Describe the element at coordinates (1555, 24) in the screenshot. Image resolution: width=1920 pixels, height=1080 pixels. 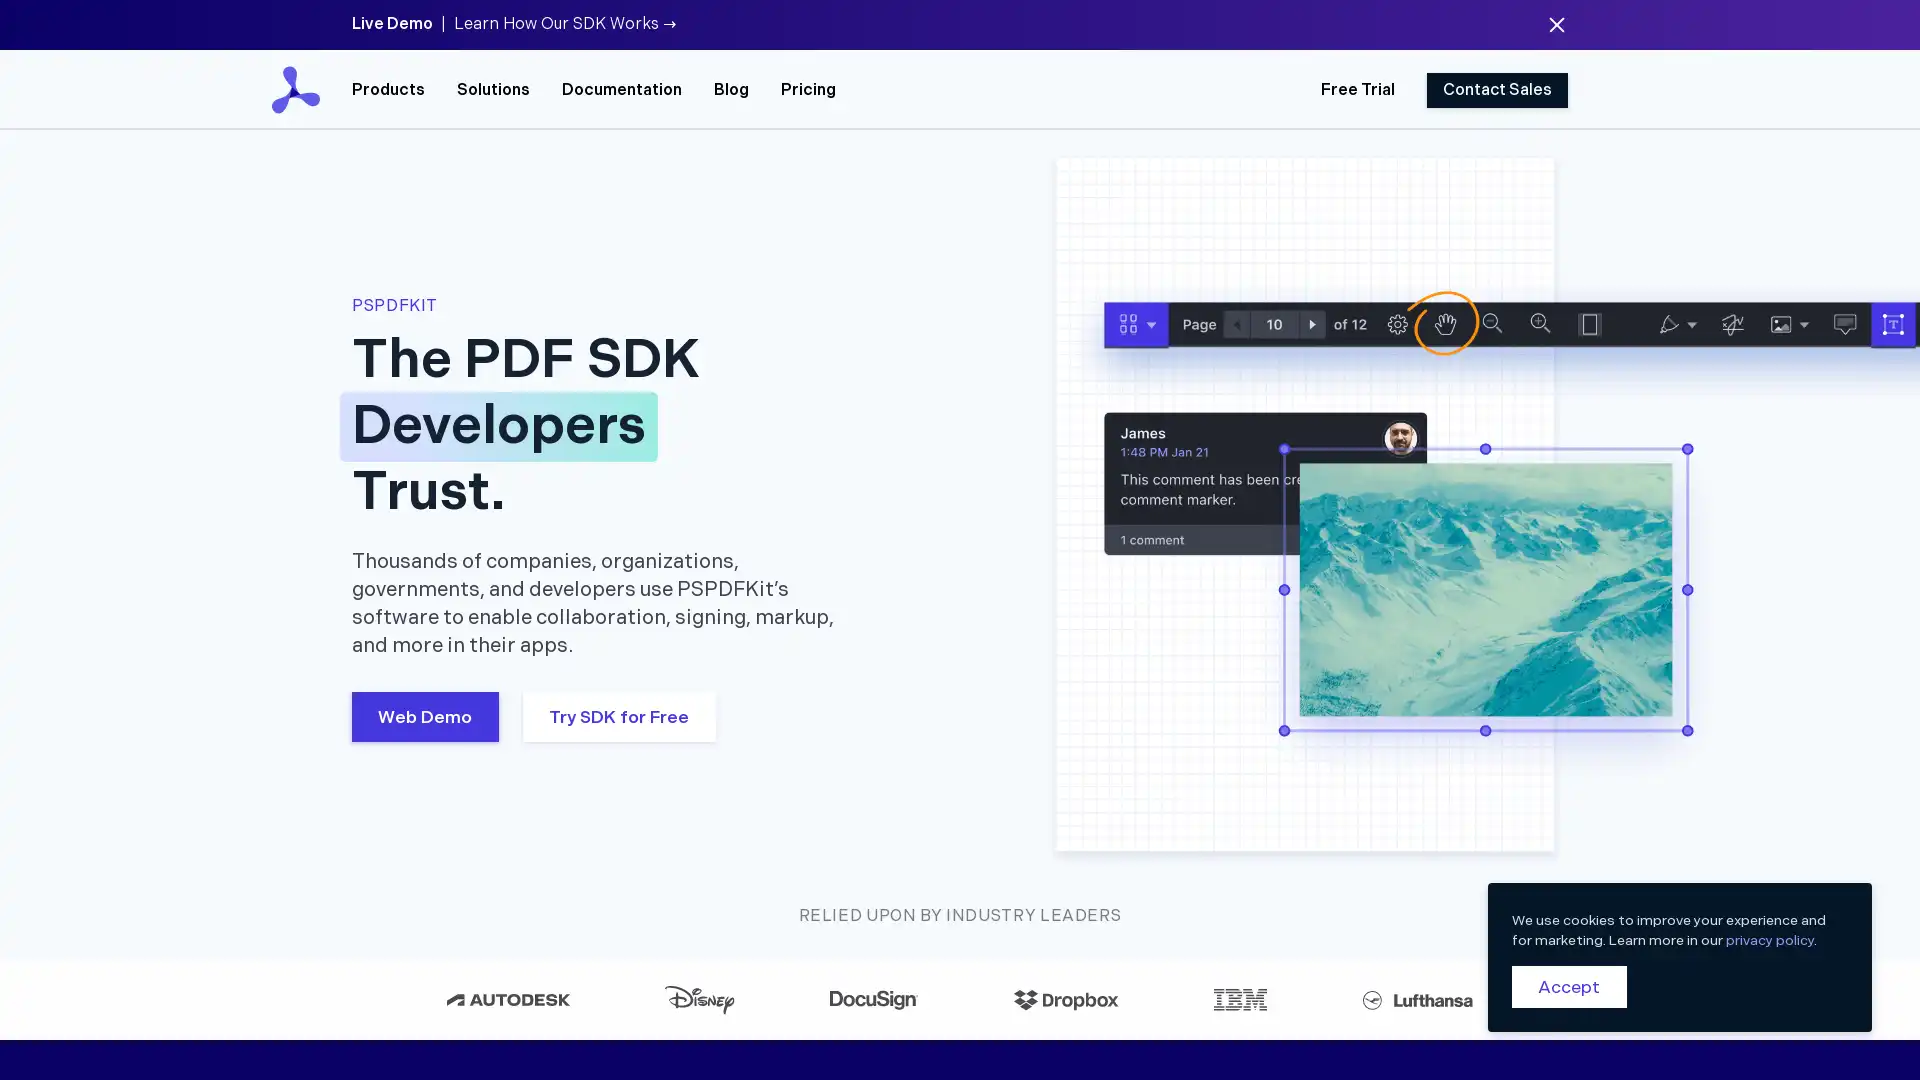
I see `Dismiss` at that location.